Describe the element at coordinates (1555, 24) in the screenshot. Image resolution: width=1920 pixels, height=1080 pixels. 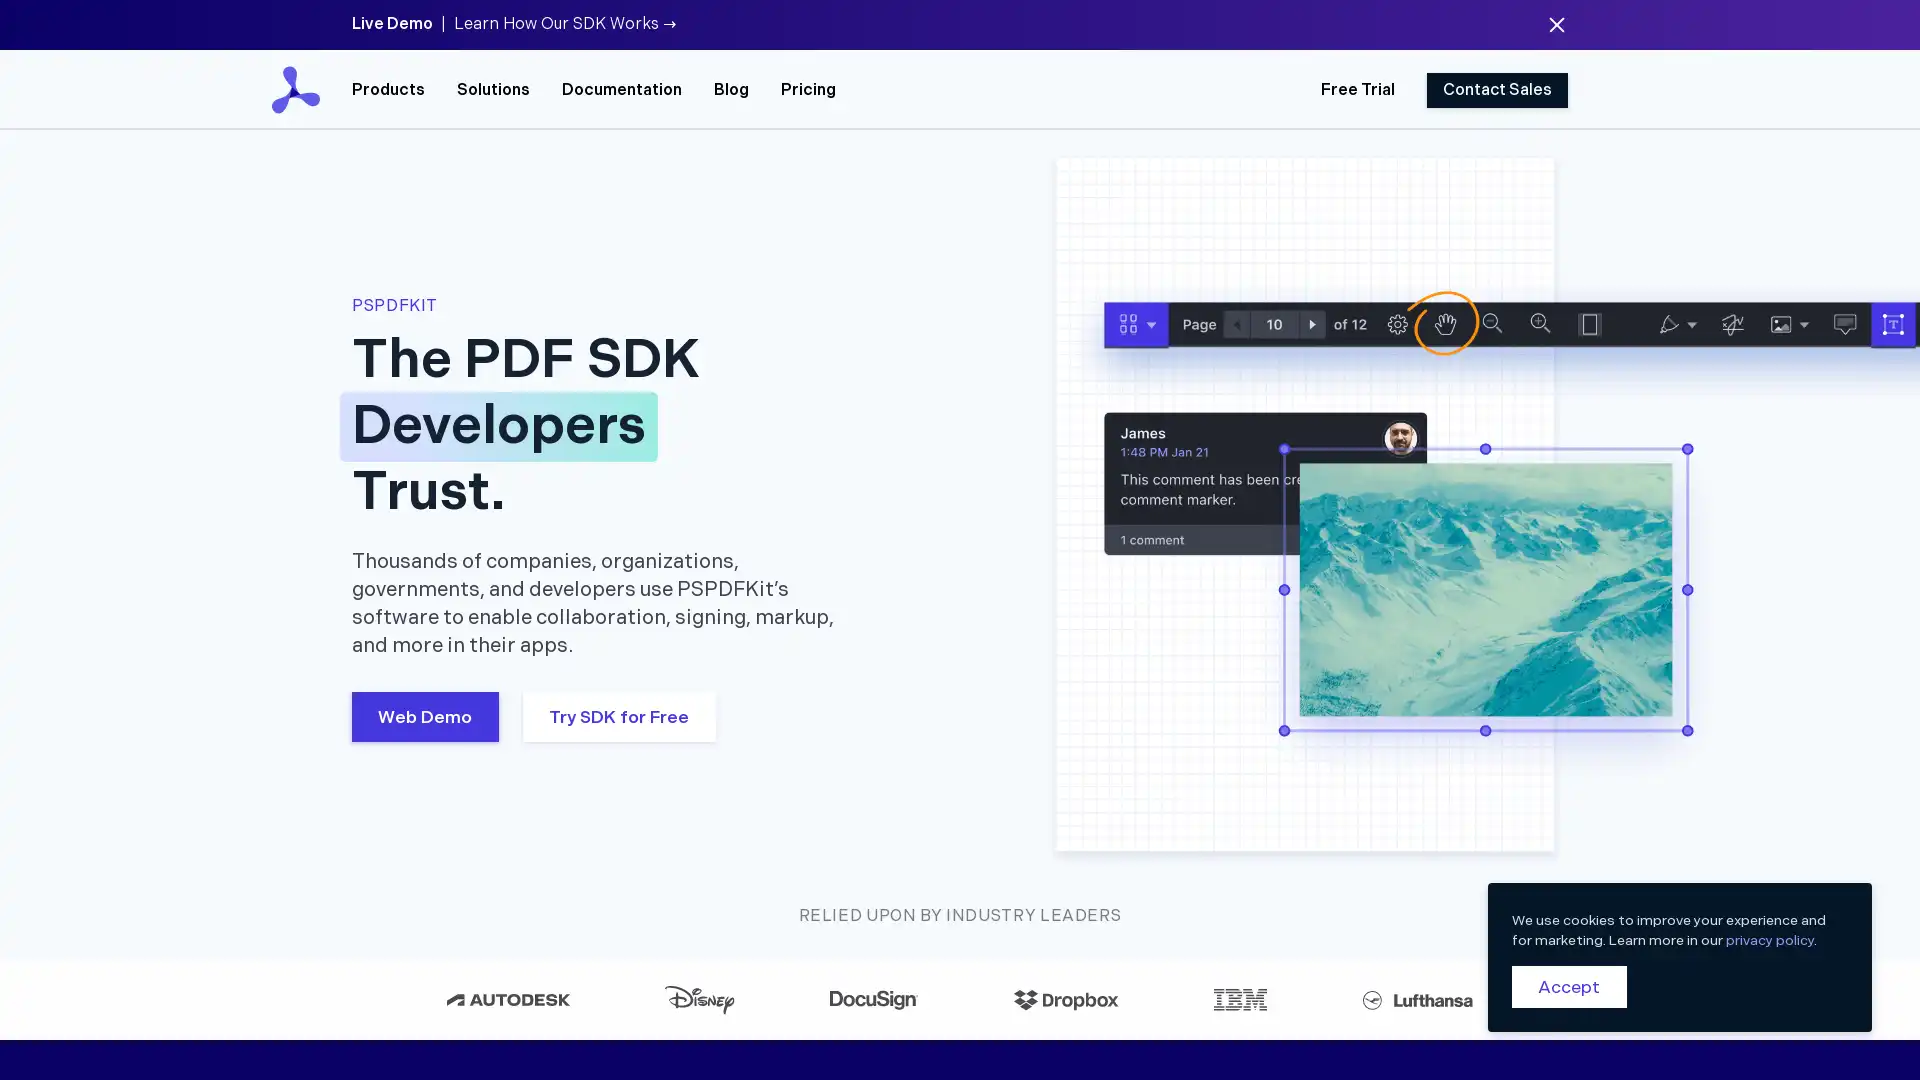
I see `Dismiss` at that location.